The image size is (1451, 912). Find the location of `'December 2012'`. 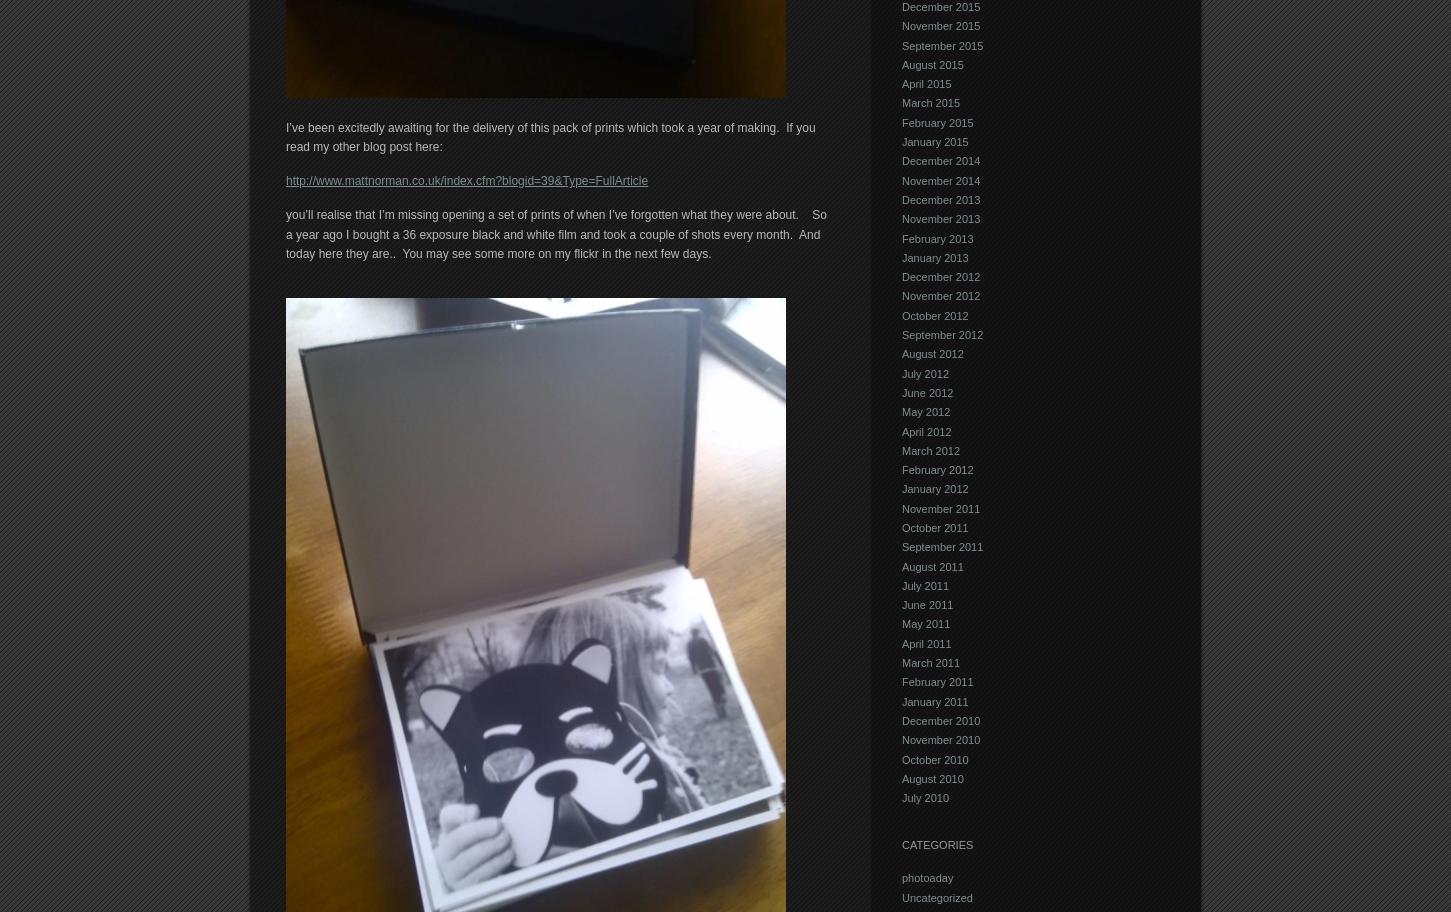

'December 2012' is located at coordinates (940, 275).